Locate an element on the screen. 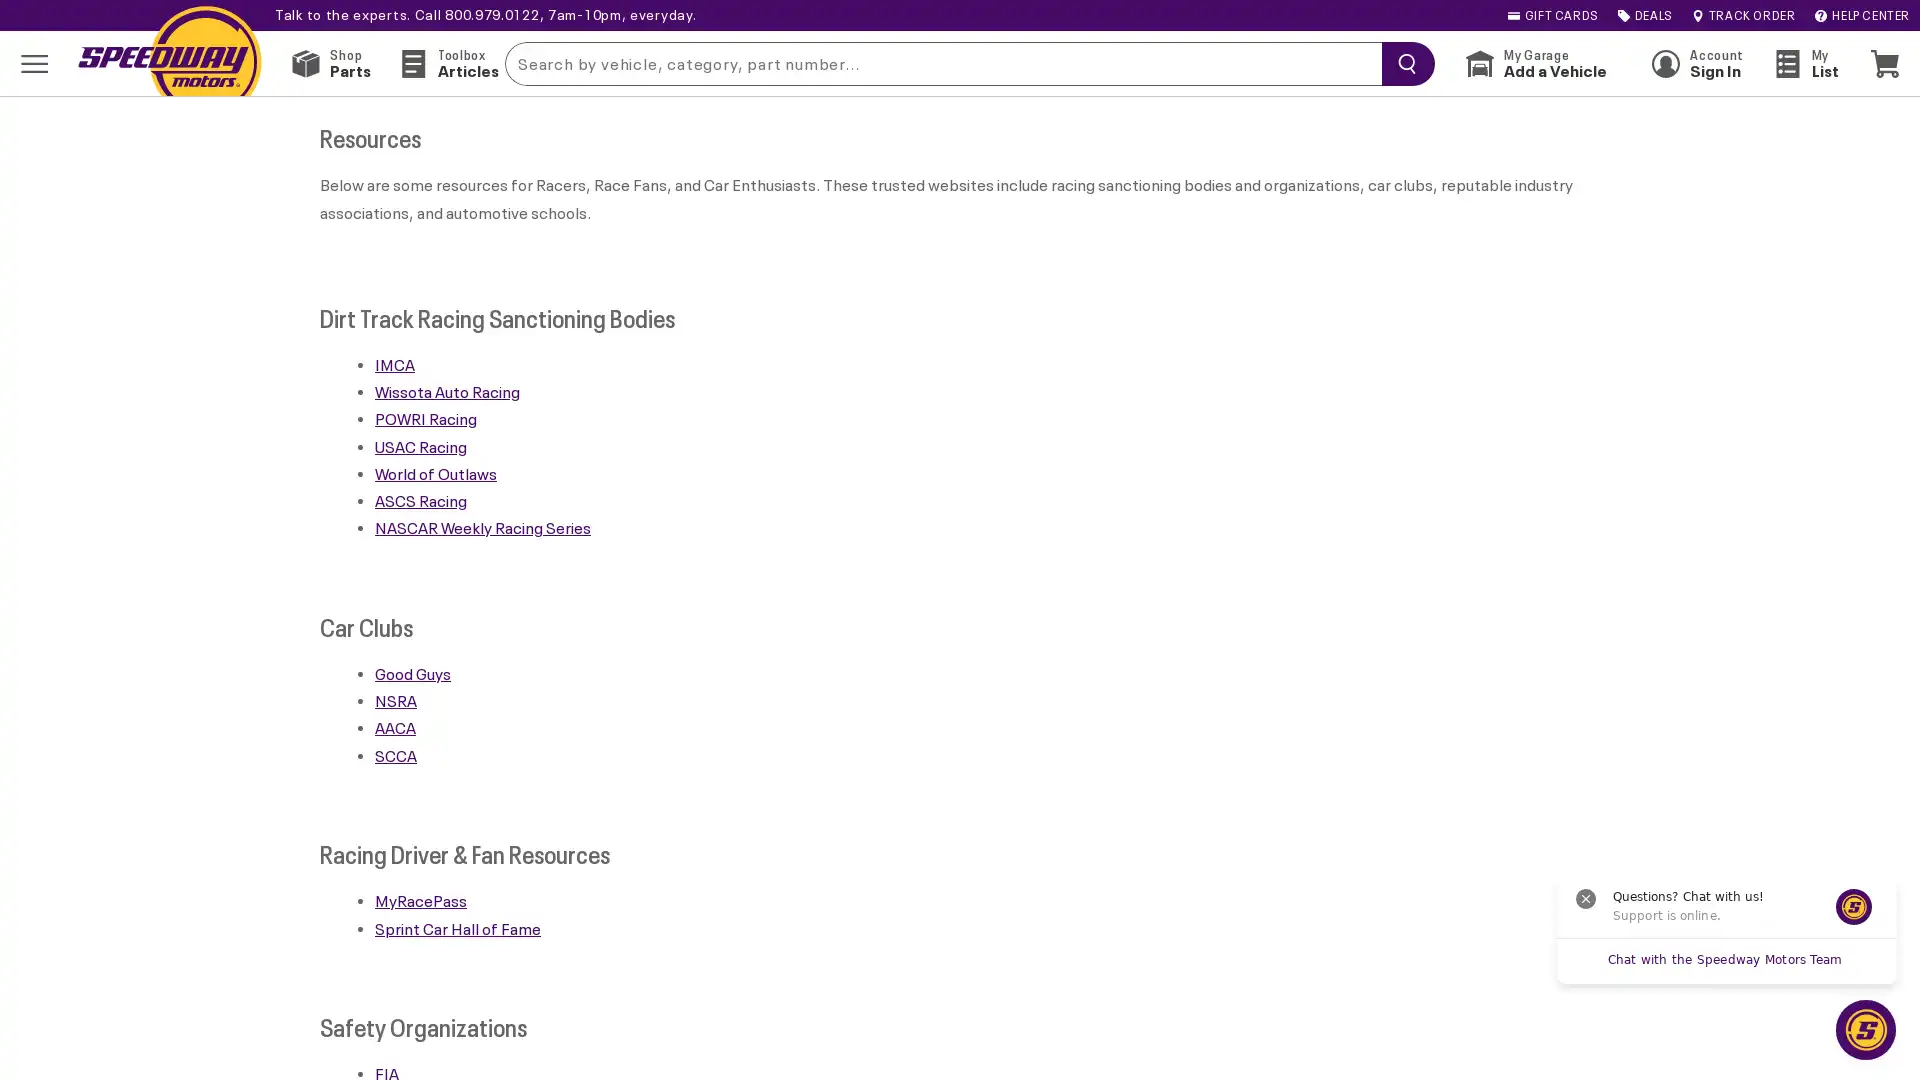 The image size is (1920, 1080). My Garage Add a Vehicle is located at coordinates (1535, 62).